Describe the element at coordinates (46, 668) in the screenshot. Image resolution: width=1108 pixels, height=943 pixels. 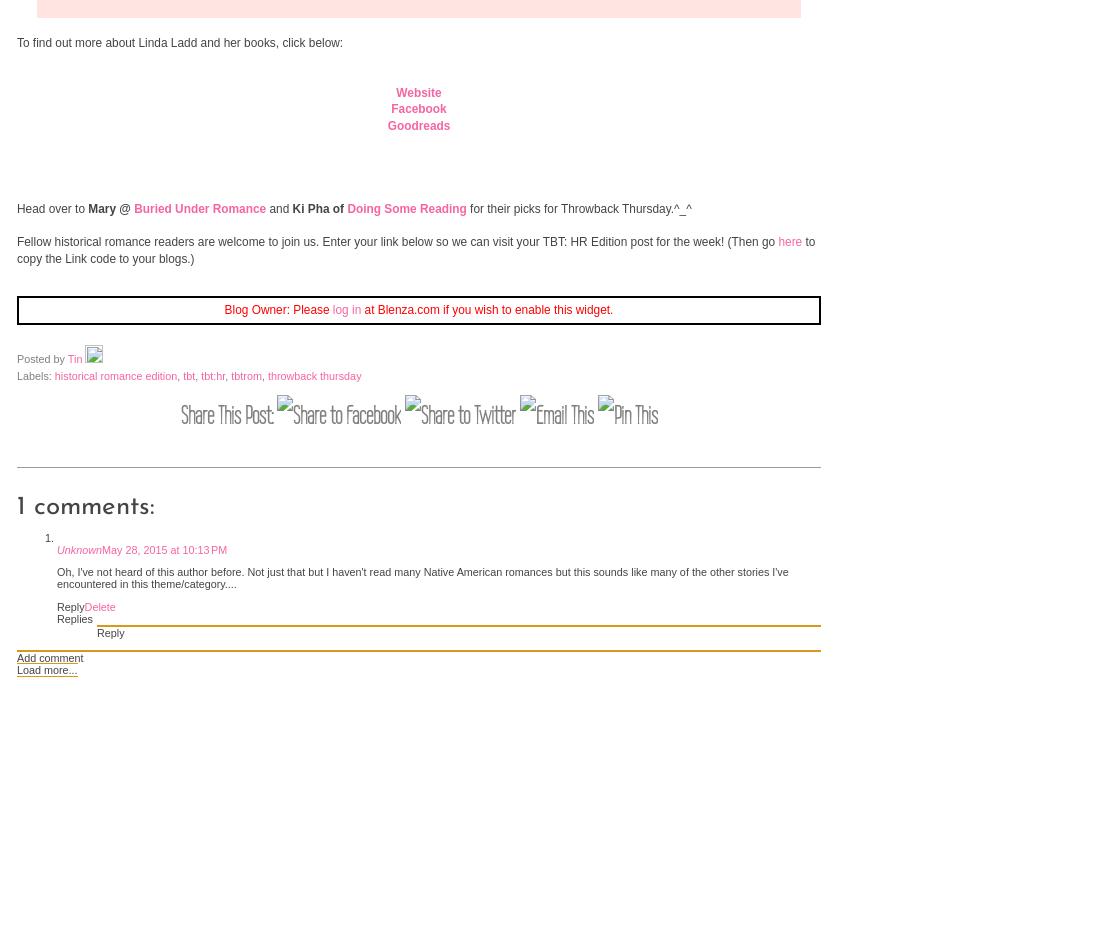
I see `'Load more...'` at that location.